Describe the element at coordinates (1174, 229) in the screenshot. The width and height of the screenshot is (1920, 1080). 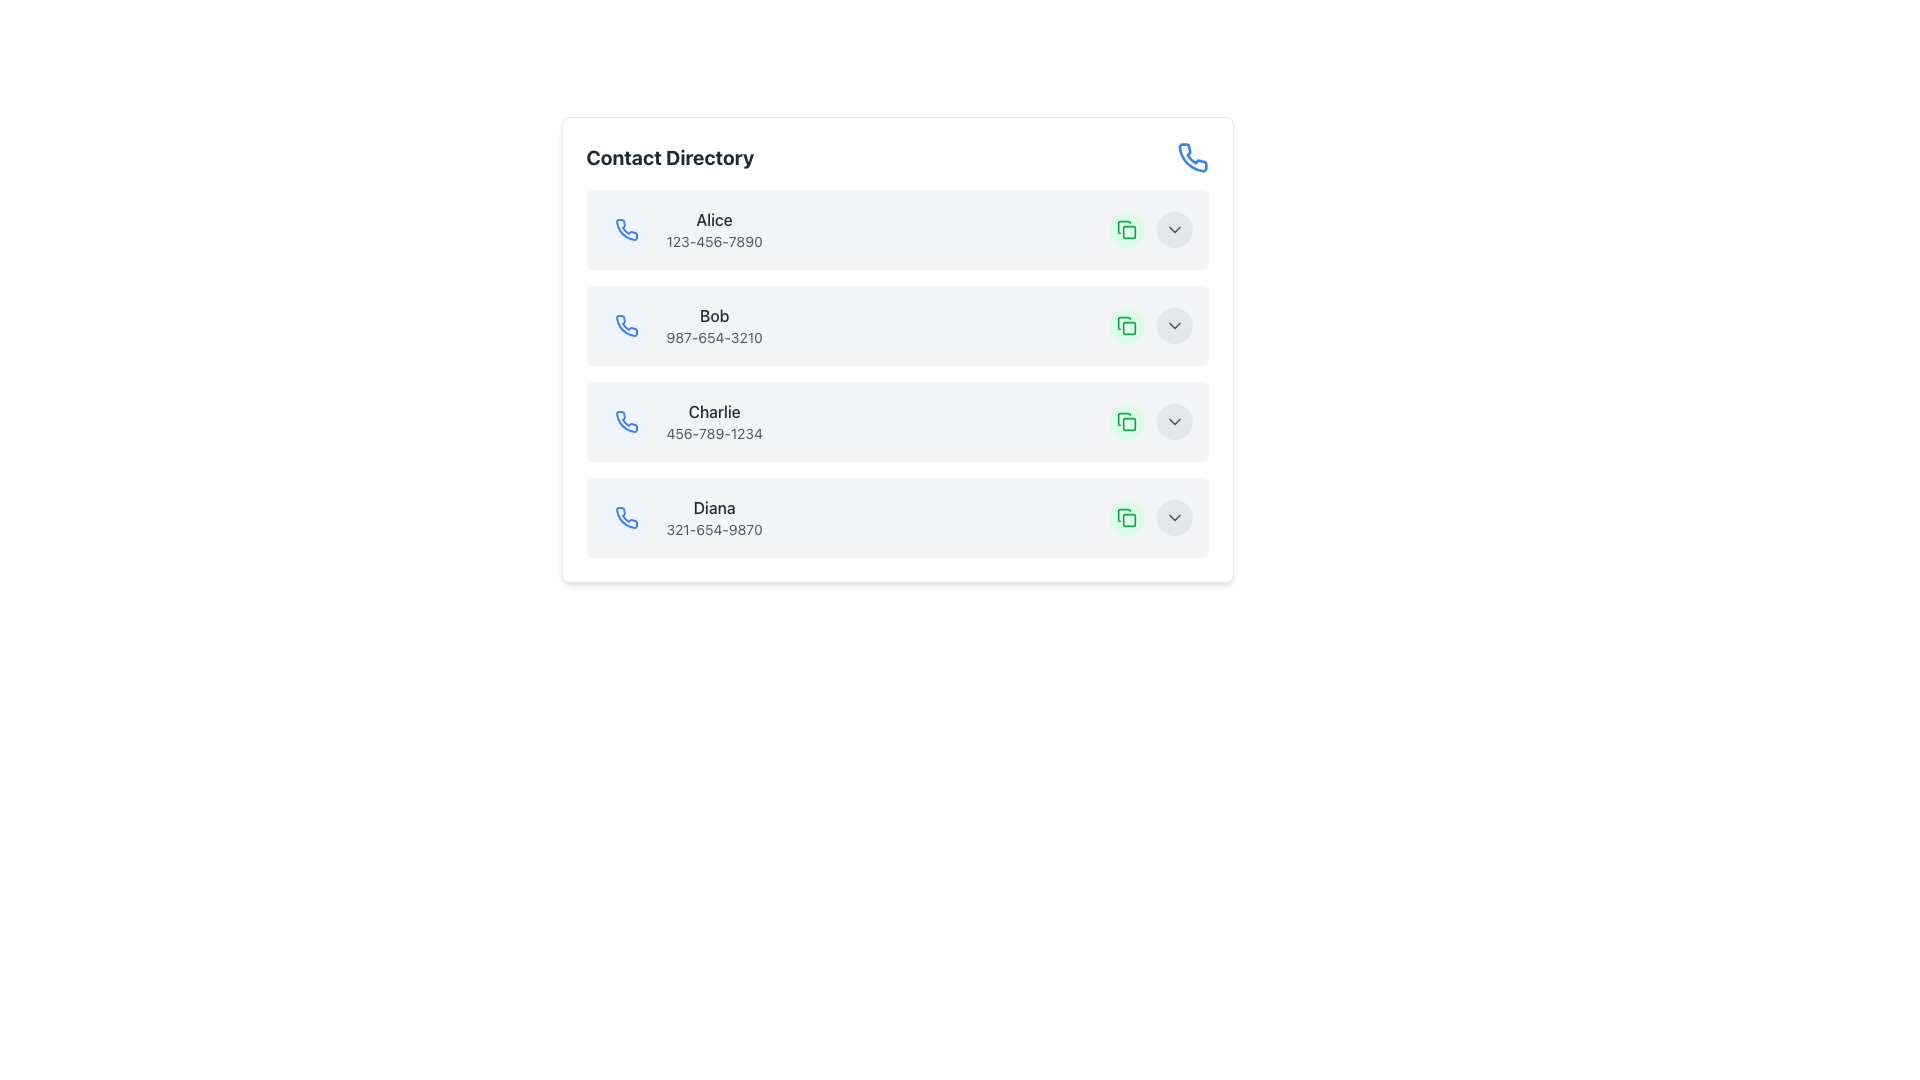
I see `the circular gray dropdown button with a downward arrow icon located at the far-right side of the row for the 'Alice' contact entry` at that location.